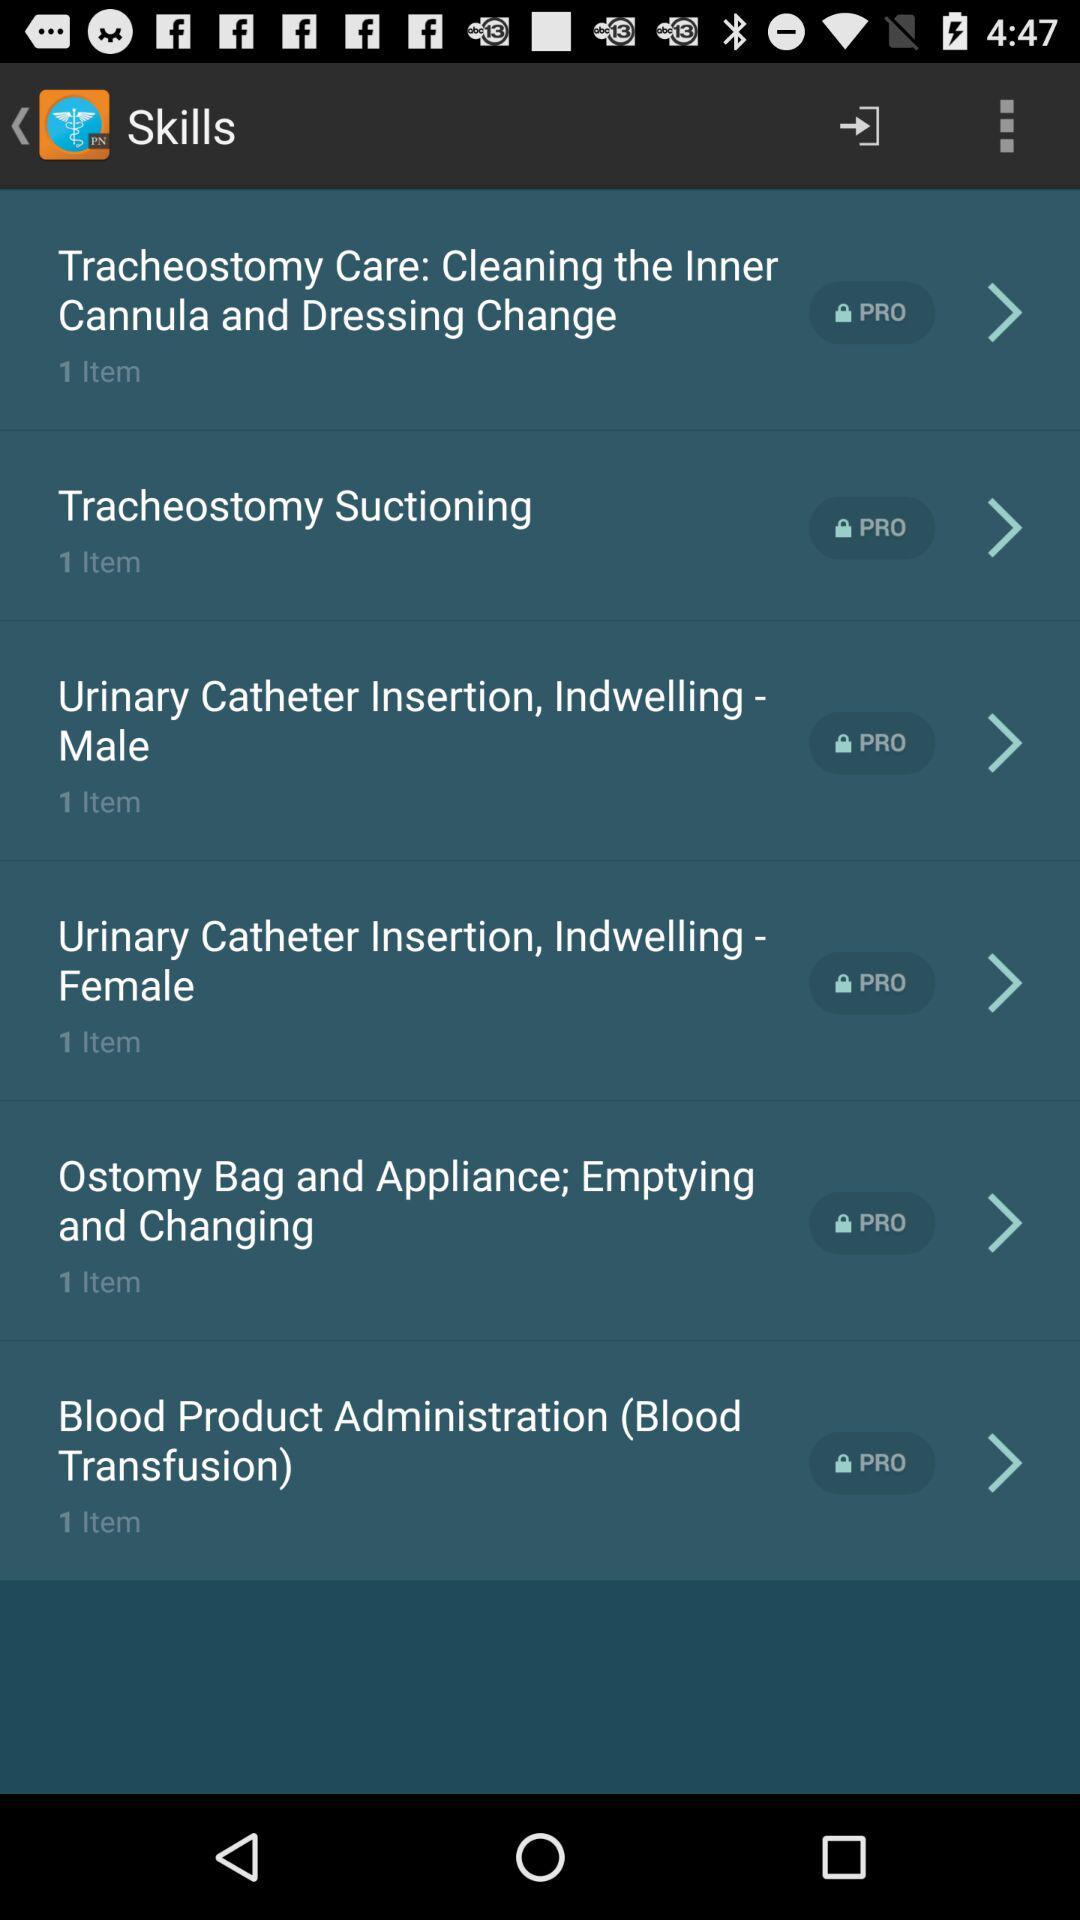  I want to click on app below the 1 item app, so click(432, 1438).